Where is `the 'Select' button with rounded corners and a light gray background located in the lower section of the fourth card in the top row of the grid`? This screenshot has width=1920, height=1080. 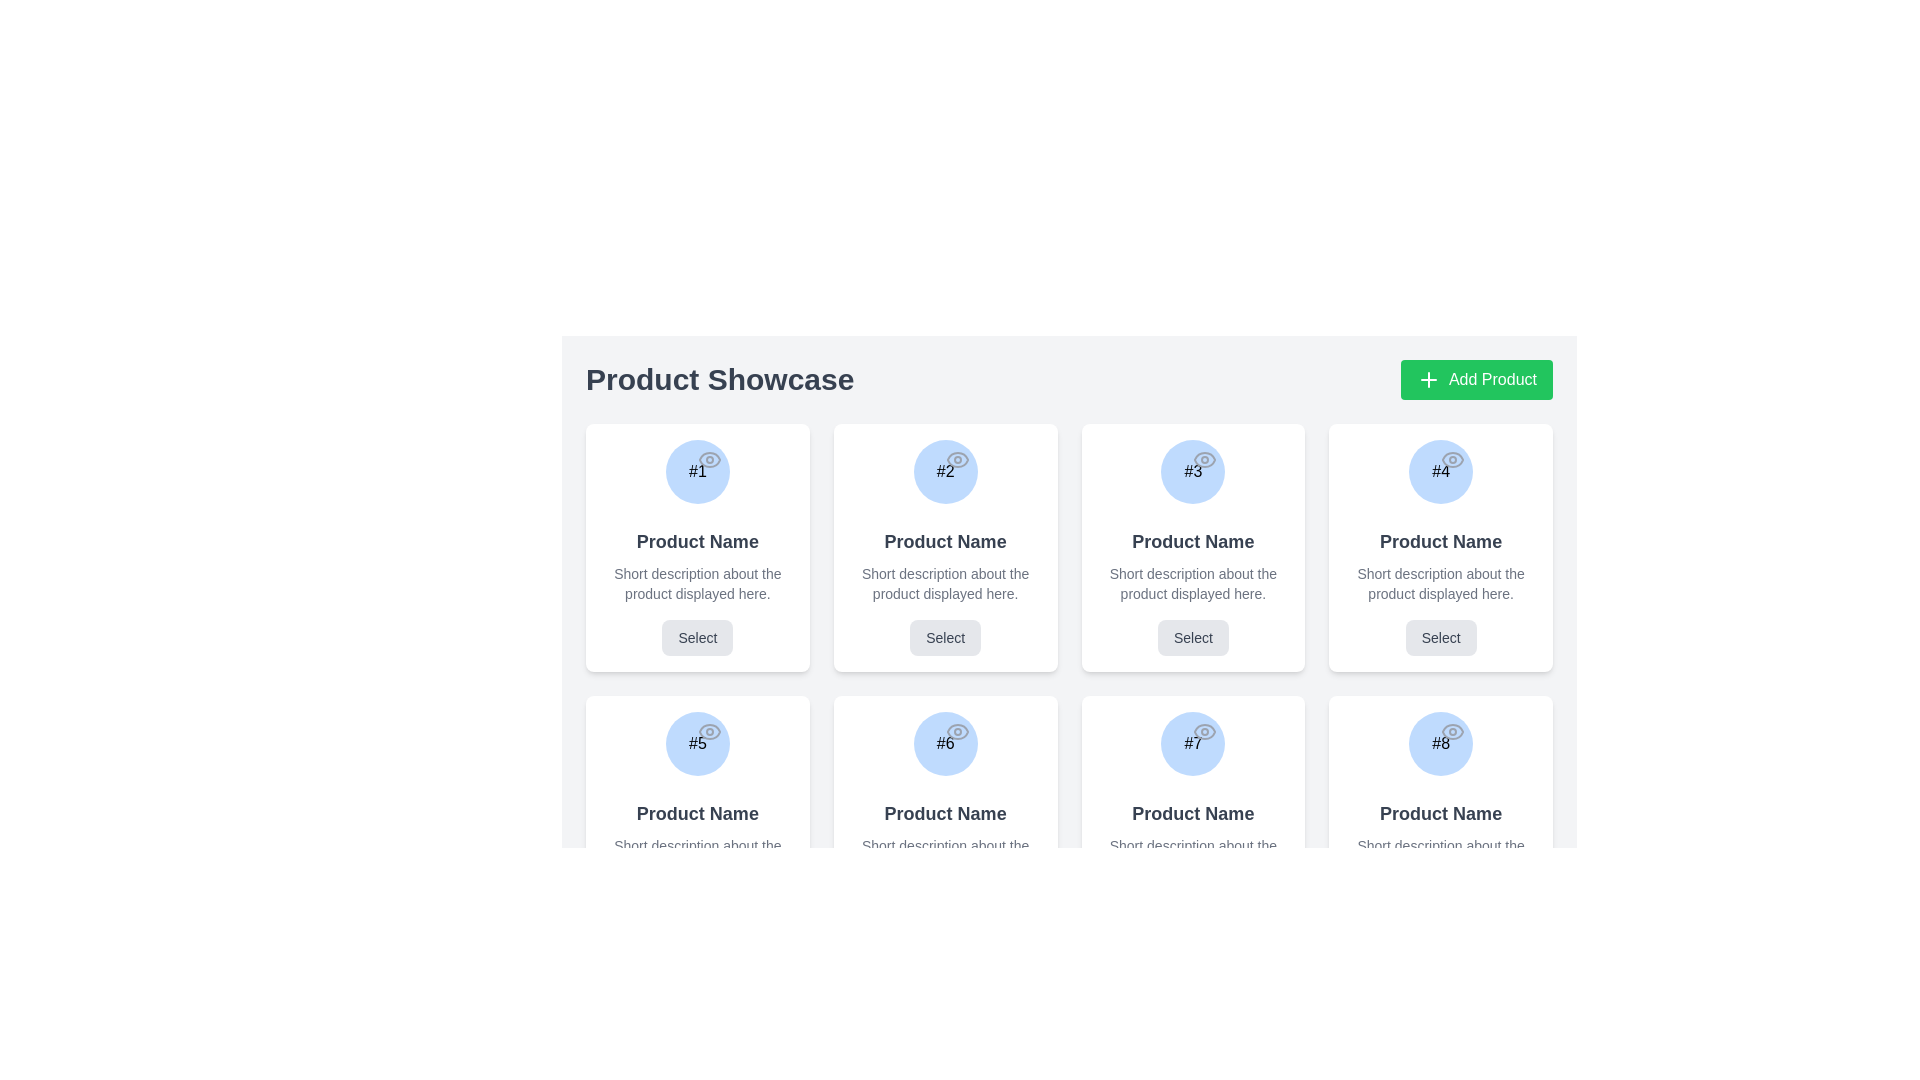
the 'Select' button with rounded corners and a light gray background located in the lower section of the fourth card in the top row of the grid is located at coordinates (1441, 637).